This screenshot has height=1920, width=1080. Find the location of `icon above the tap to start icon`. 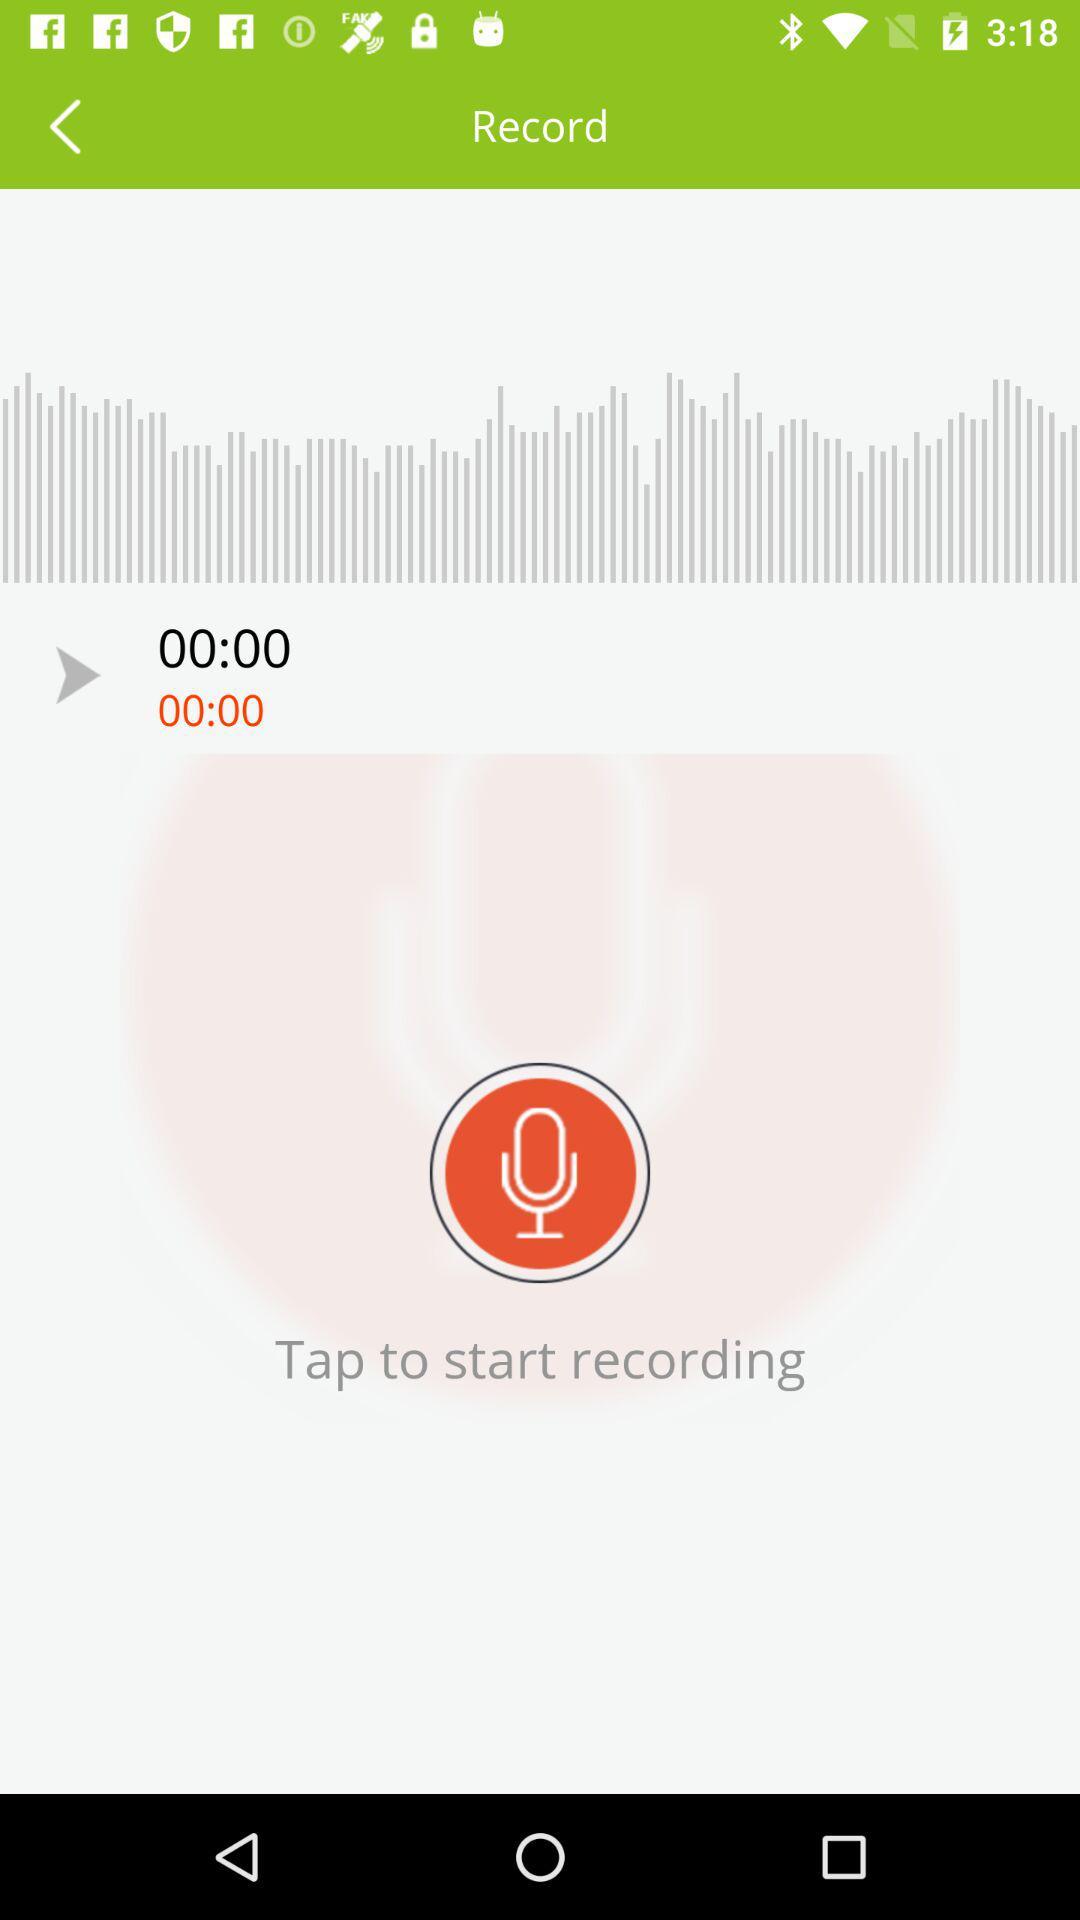

icon above the tap to start icon is located at coordinates (77, 675).